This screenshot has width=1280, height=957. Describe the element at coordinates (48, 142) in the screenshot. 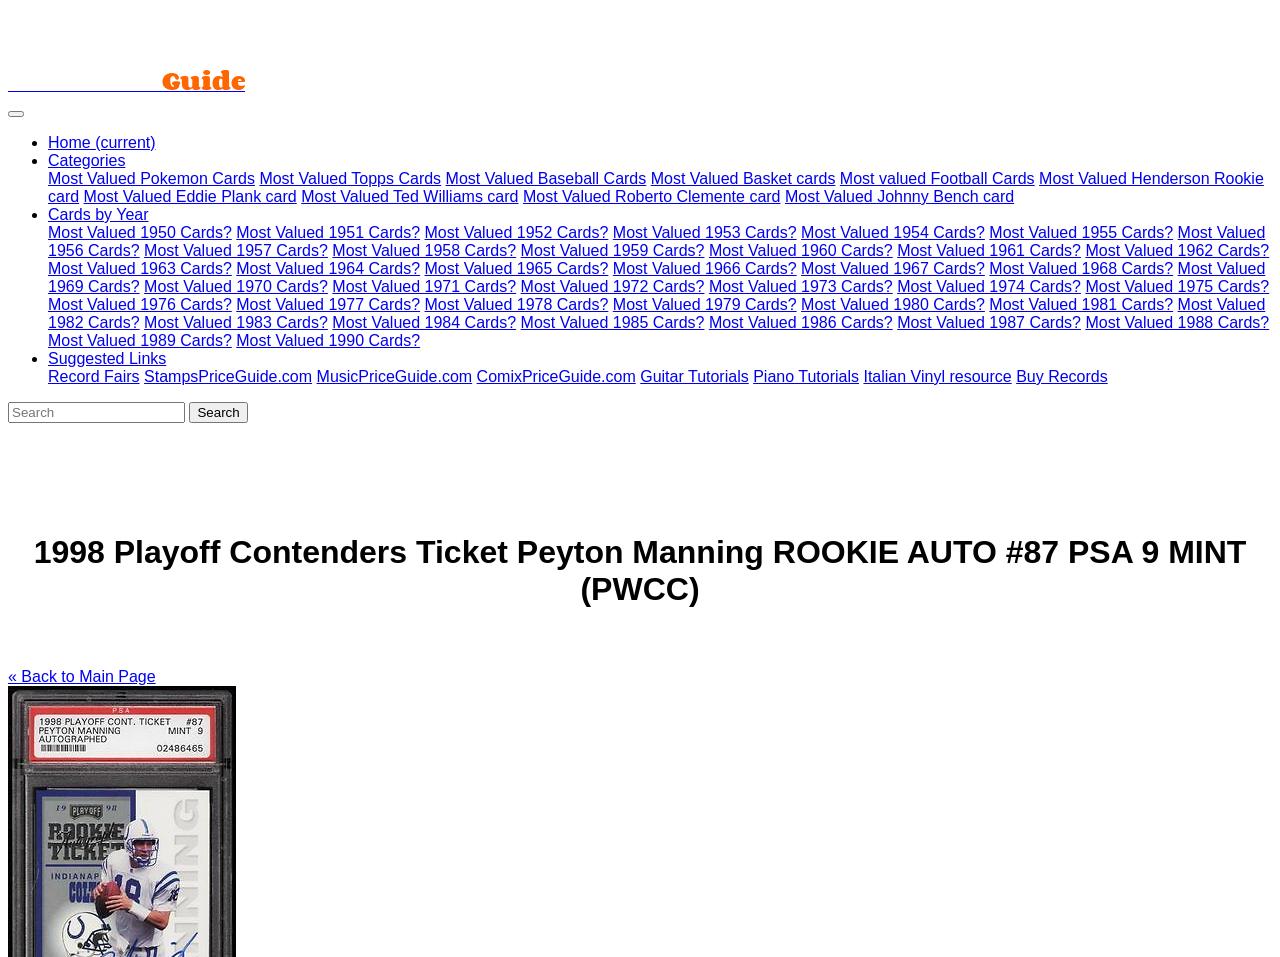

I see `'Home'` at that location.